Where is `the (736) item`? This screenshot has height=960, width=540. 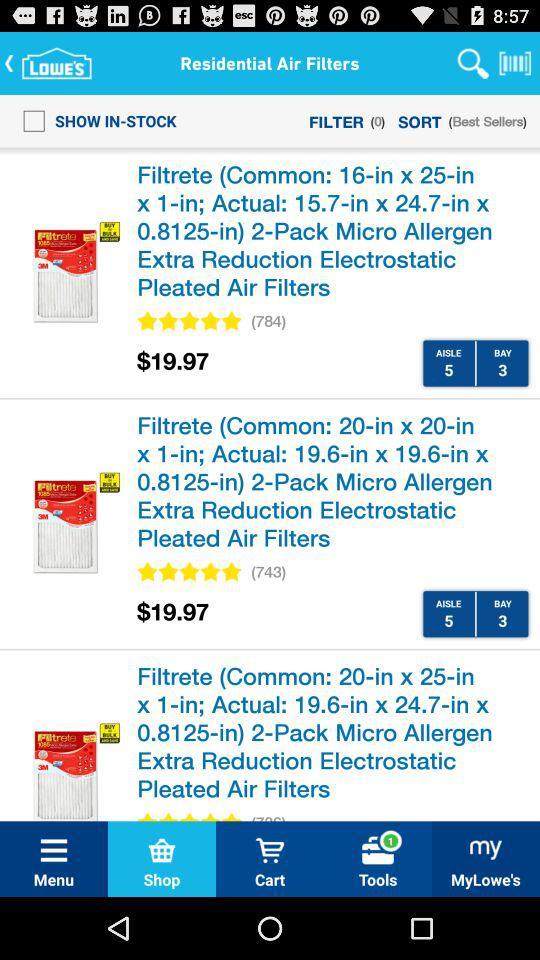
the (736) item is located at coordinates (268, 815).